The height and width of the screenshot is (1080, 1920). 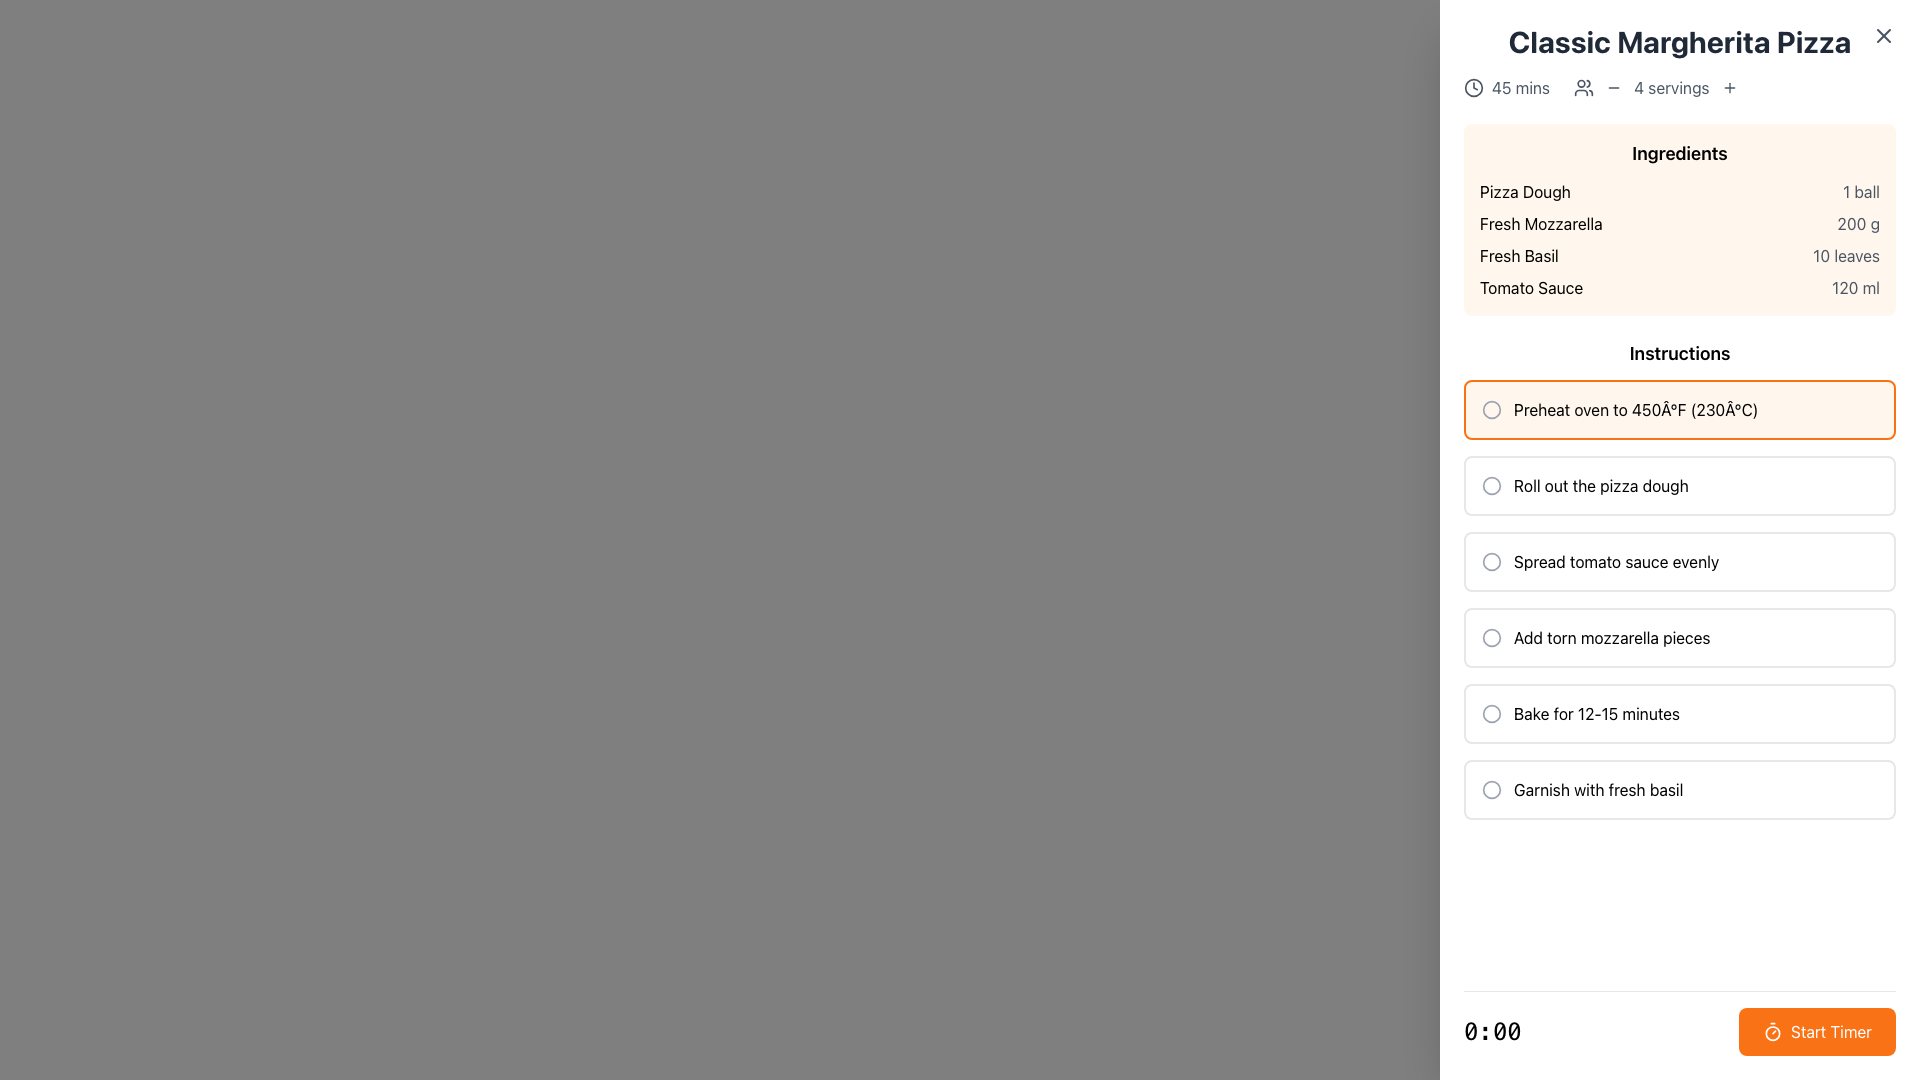 What do you see at coordinates (1680, 712) in the screenshot?
I see `the button labeled 'Bake for 12-15 minutes' which is located in the 'Instructions' section, positioned between 'Add torn mozzarella pieces' and 'Garnish with fresh basil.'` at bounding box center [1680, 712].